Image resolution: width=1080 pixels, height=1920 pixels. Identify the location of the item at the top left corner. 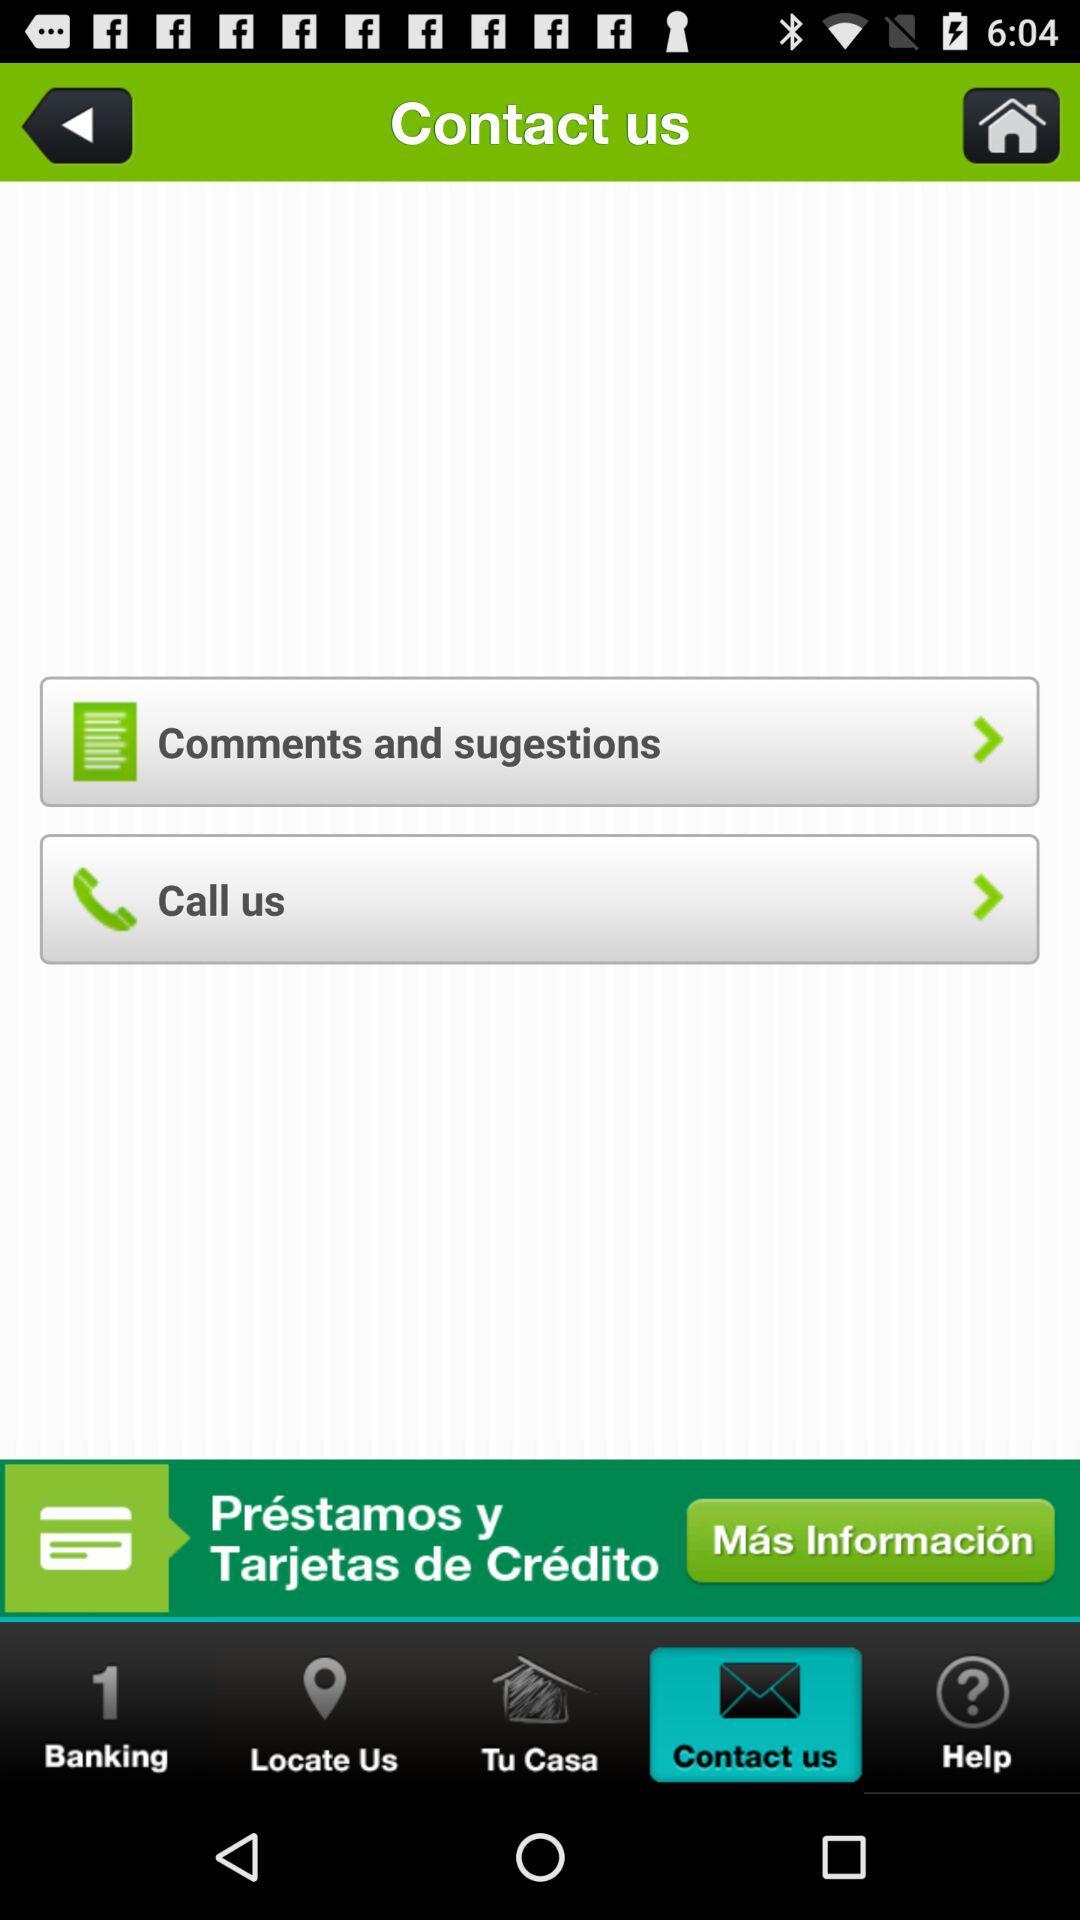
(80, 121).